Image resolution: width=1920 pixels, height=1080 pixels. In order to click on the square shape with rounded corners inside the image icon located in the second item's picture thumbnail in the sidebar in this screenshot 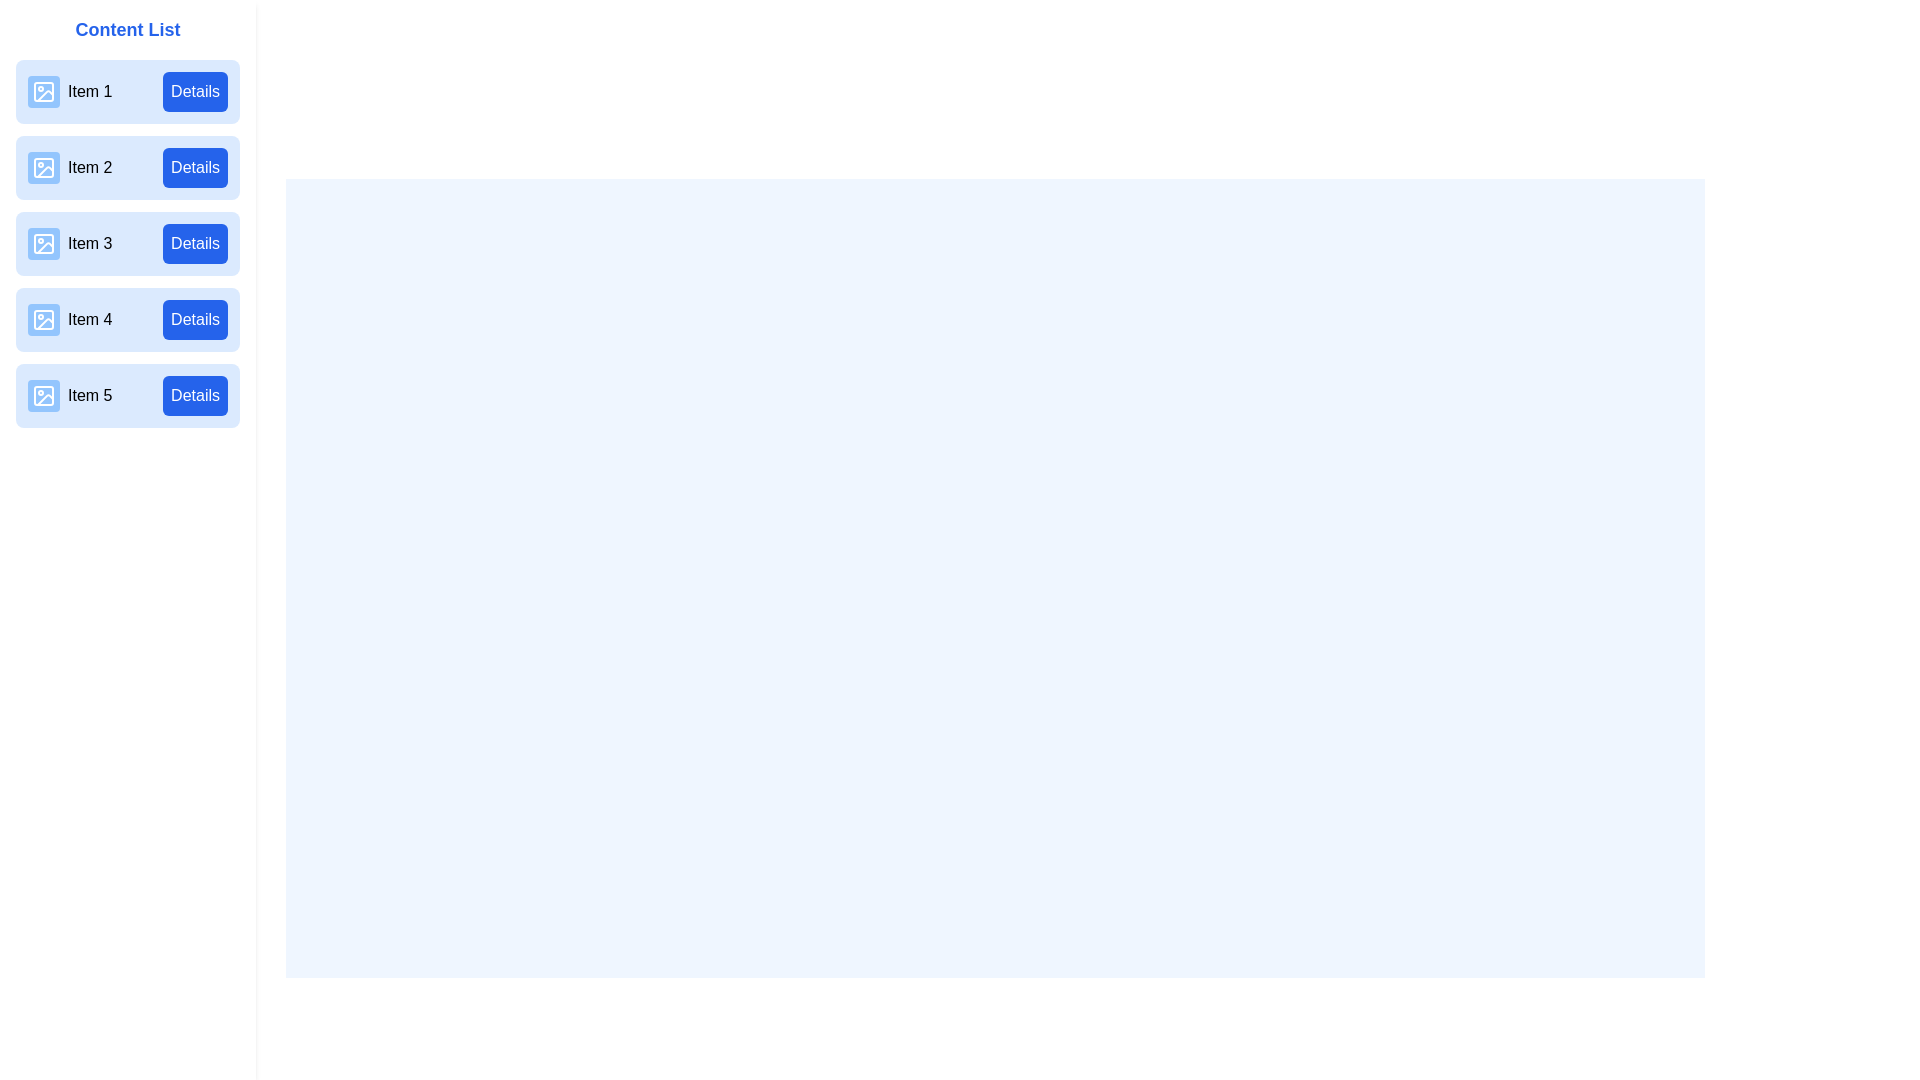, I will do `click(43, 167)`.